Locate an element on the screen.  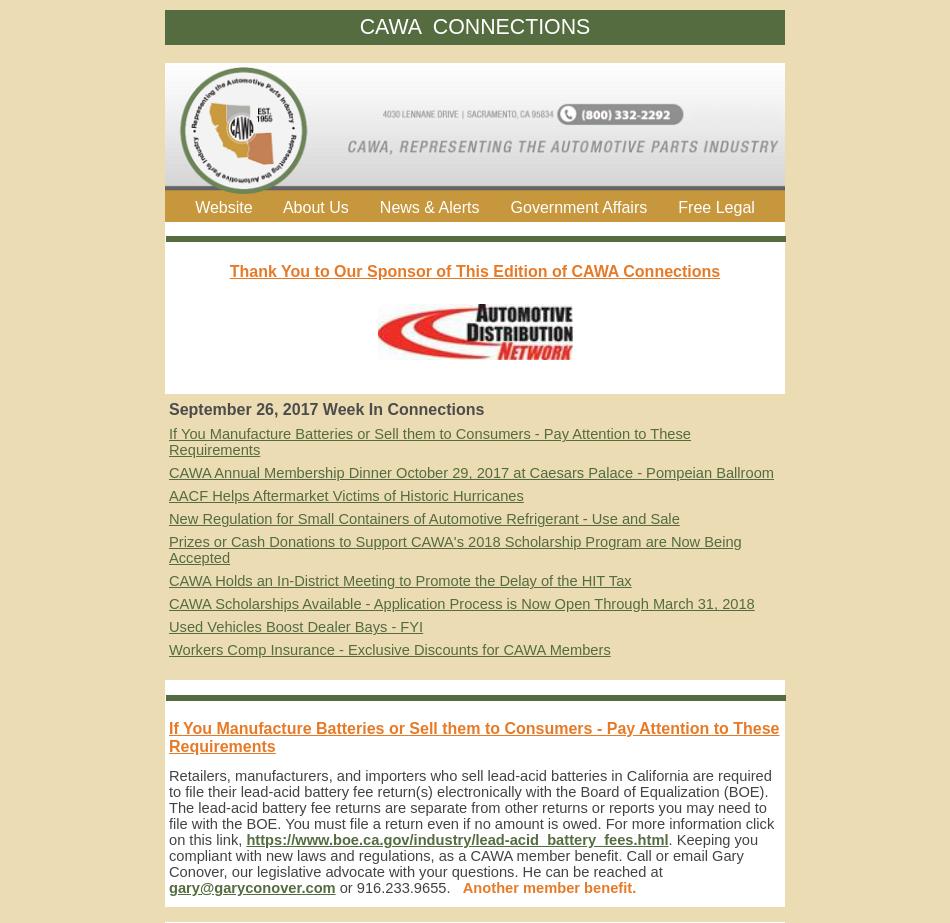
'https://www.boe.ca.gov/industry/lead-acid_battery_fees.html' is located at coordinates (456, 839).